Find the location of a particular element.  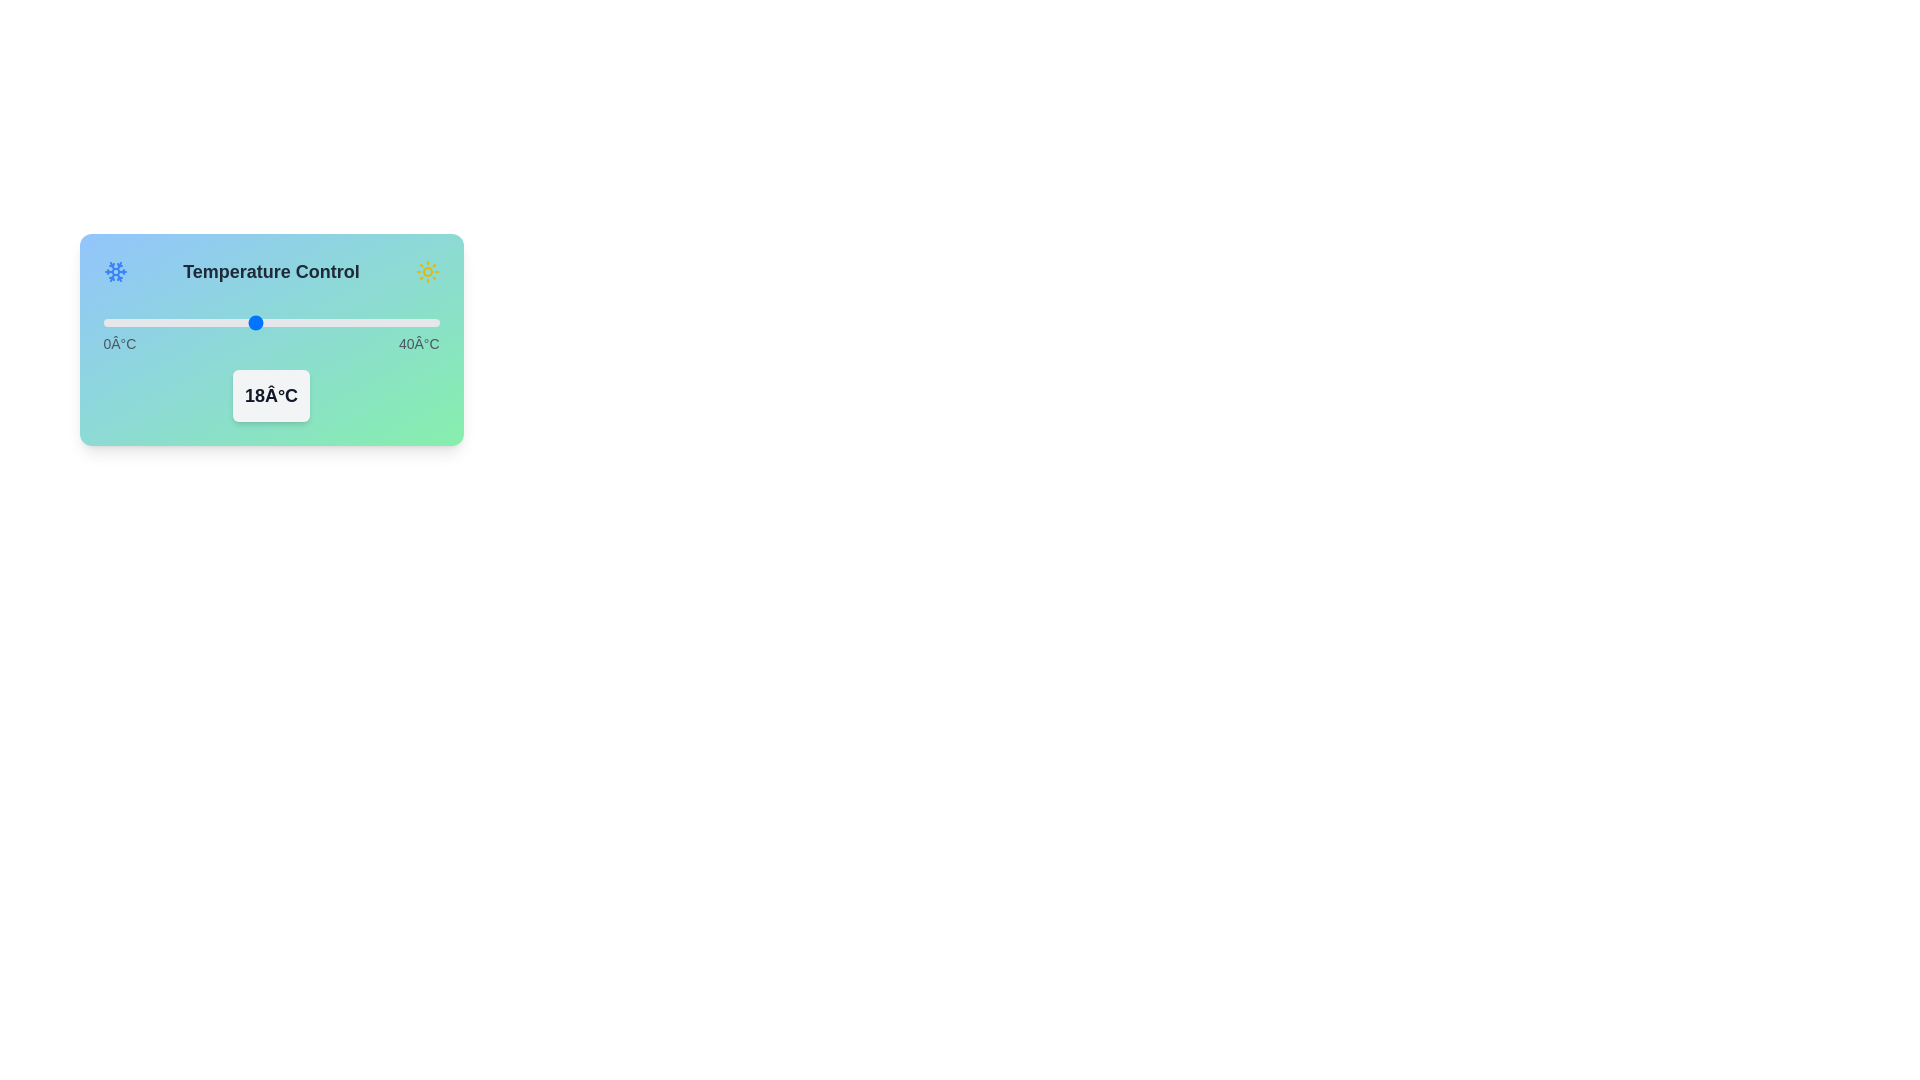

the temperature slider to 11°C to inspect the theme indicator is located at coordinates (195, 322).